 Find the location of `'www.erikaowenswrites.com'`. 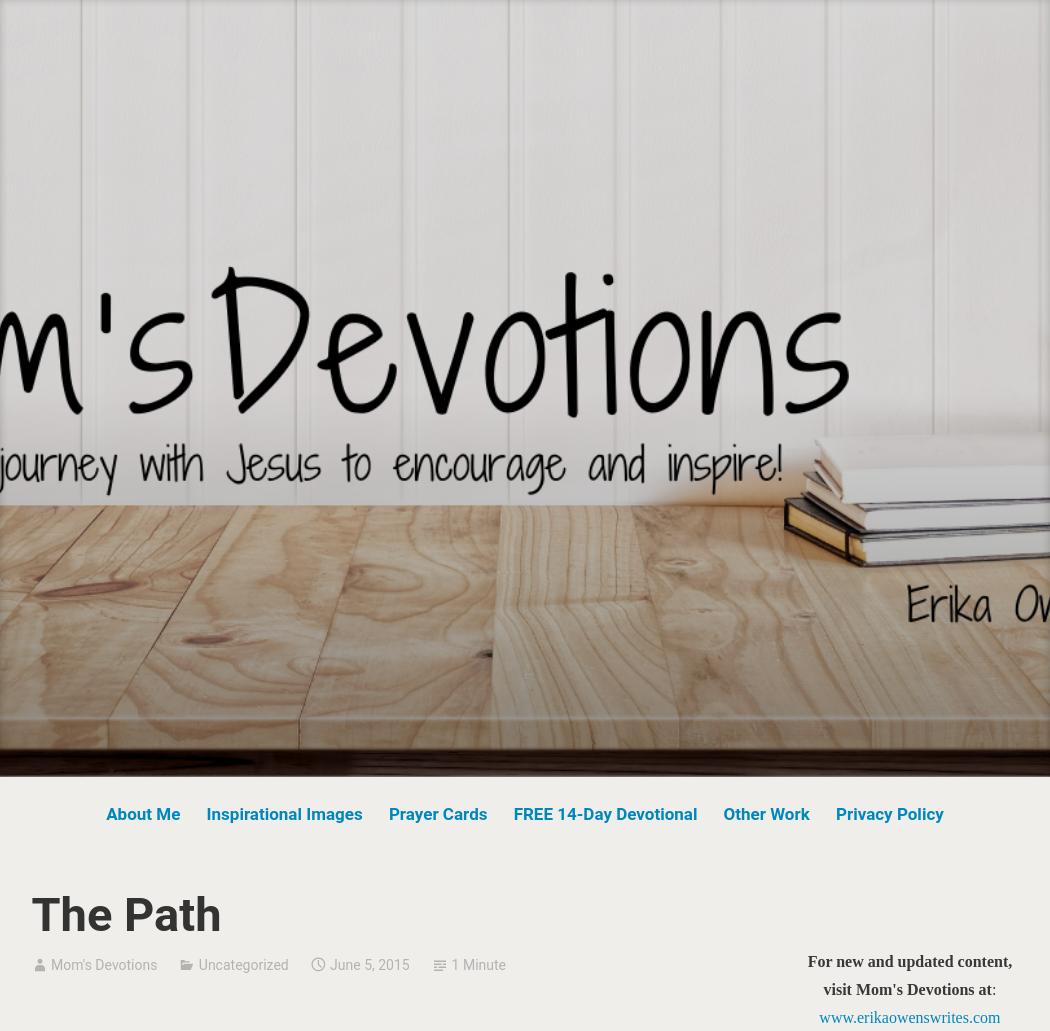

'www.erikaowenswrites.com' is located at coordinates (909, 1015).